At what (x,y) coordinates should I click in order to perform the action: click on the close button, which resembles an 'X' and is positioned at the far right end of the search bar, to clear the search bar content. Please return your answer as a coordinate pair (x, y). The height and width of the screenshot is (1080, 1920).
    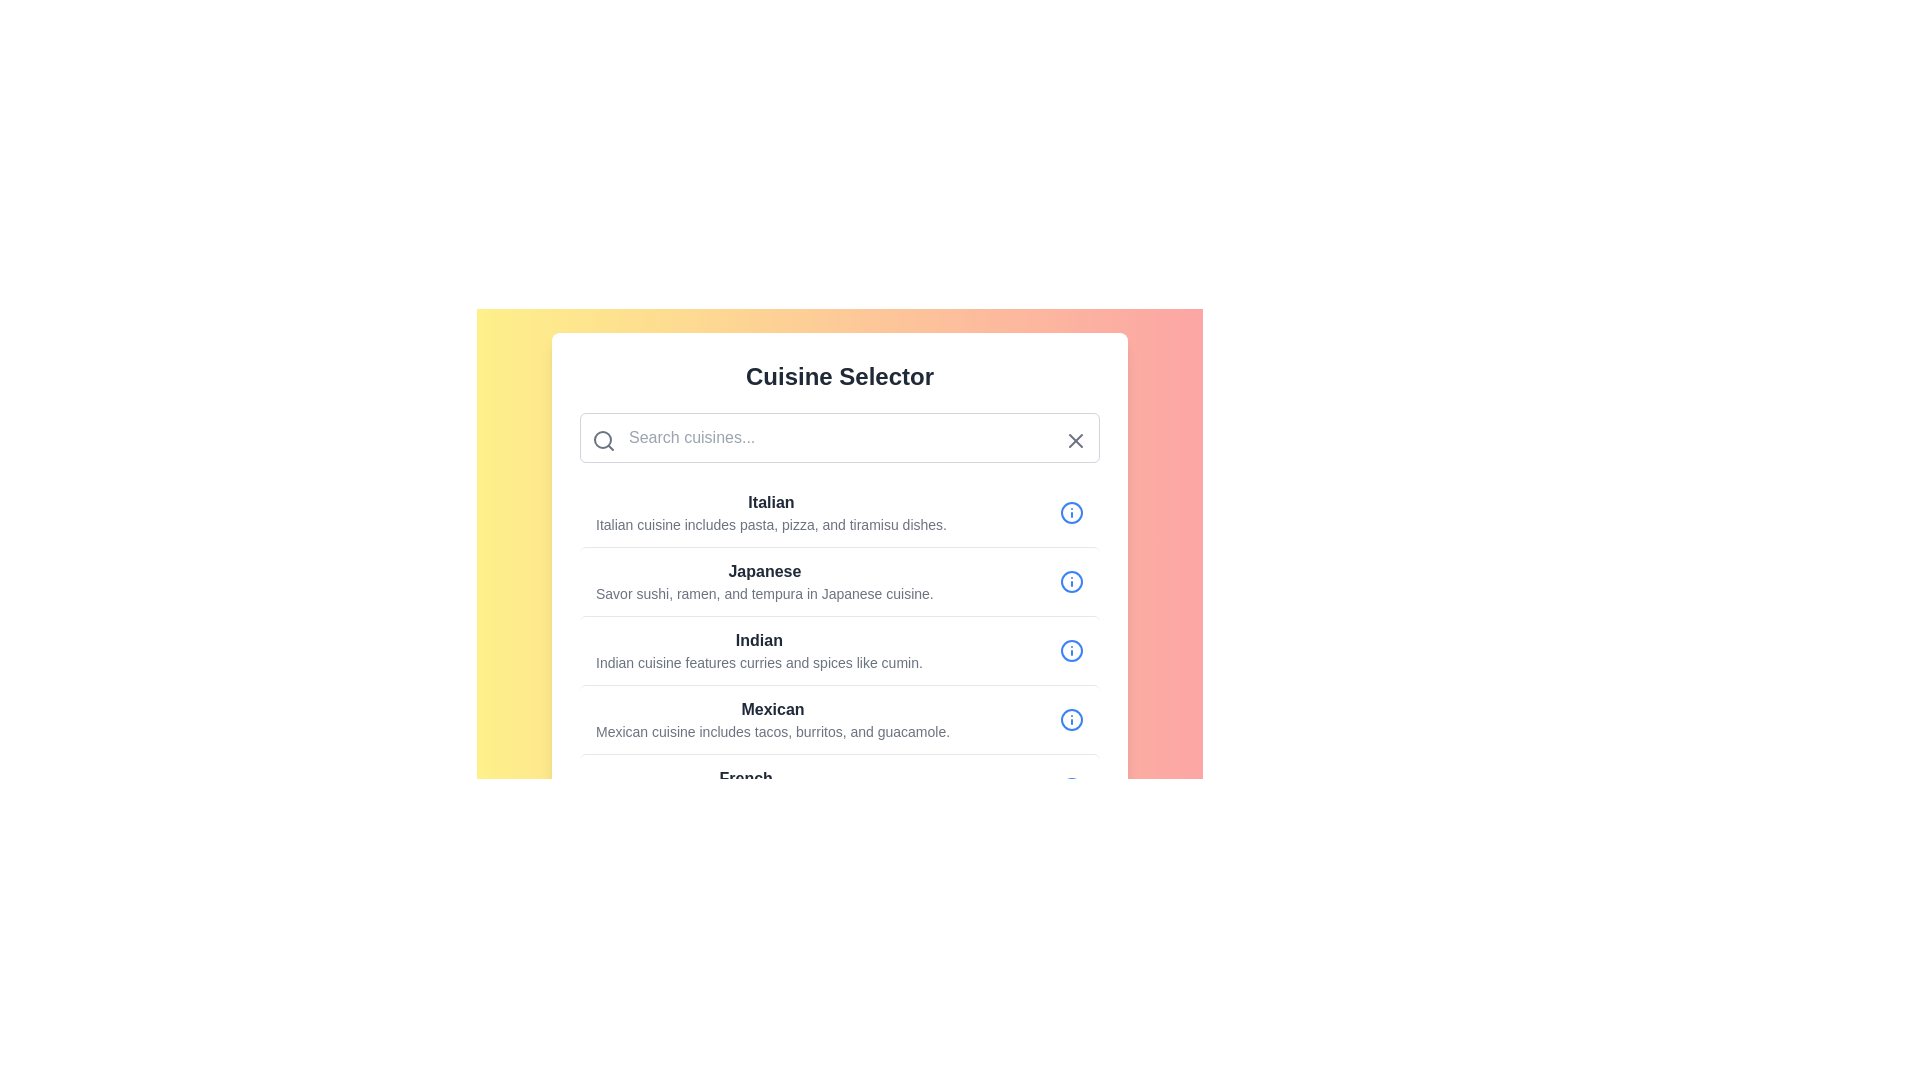
    Looking at the image, I should click on (1074, 439).